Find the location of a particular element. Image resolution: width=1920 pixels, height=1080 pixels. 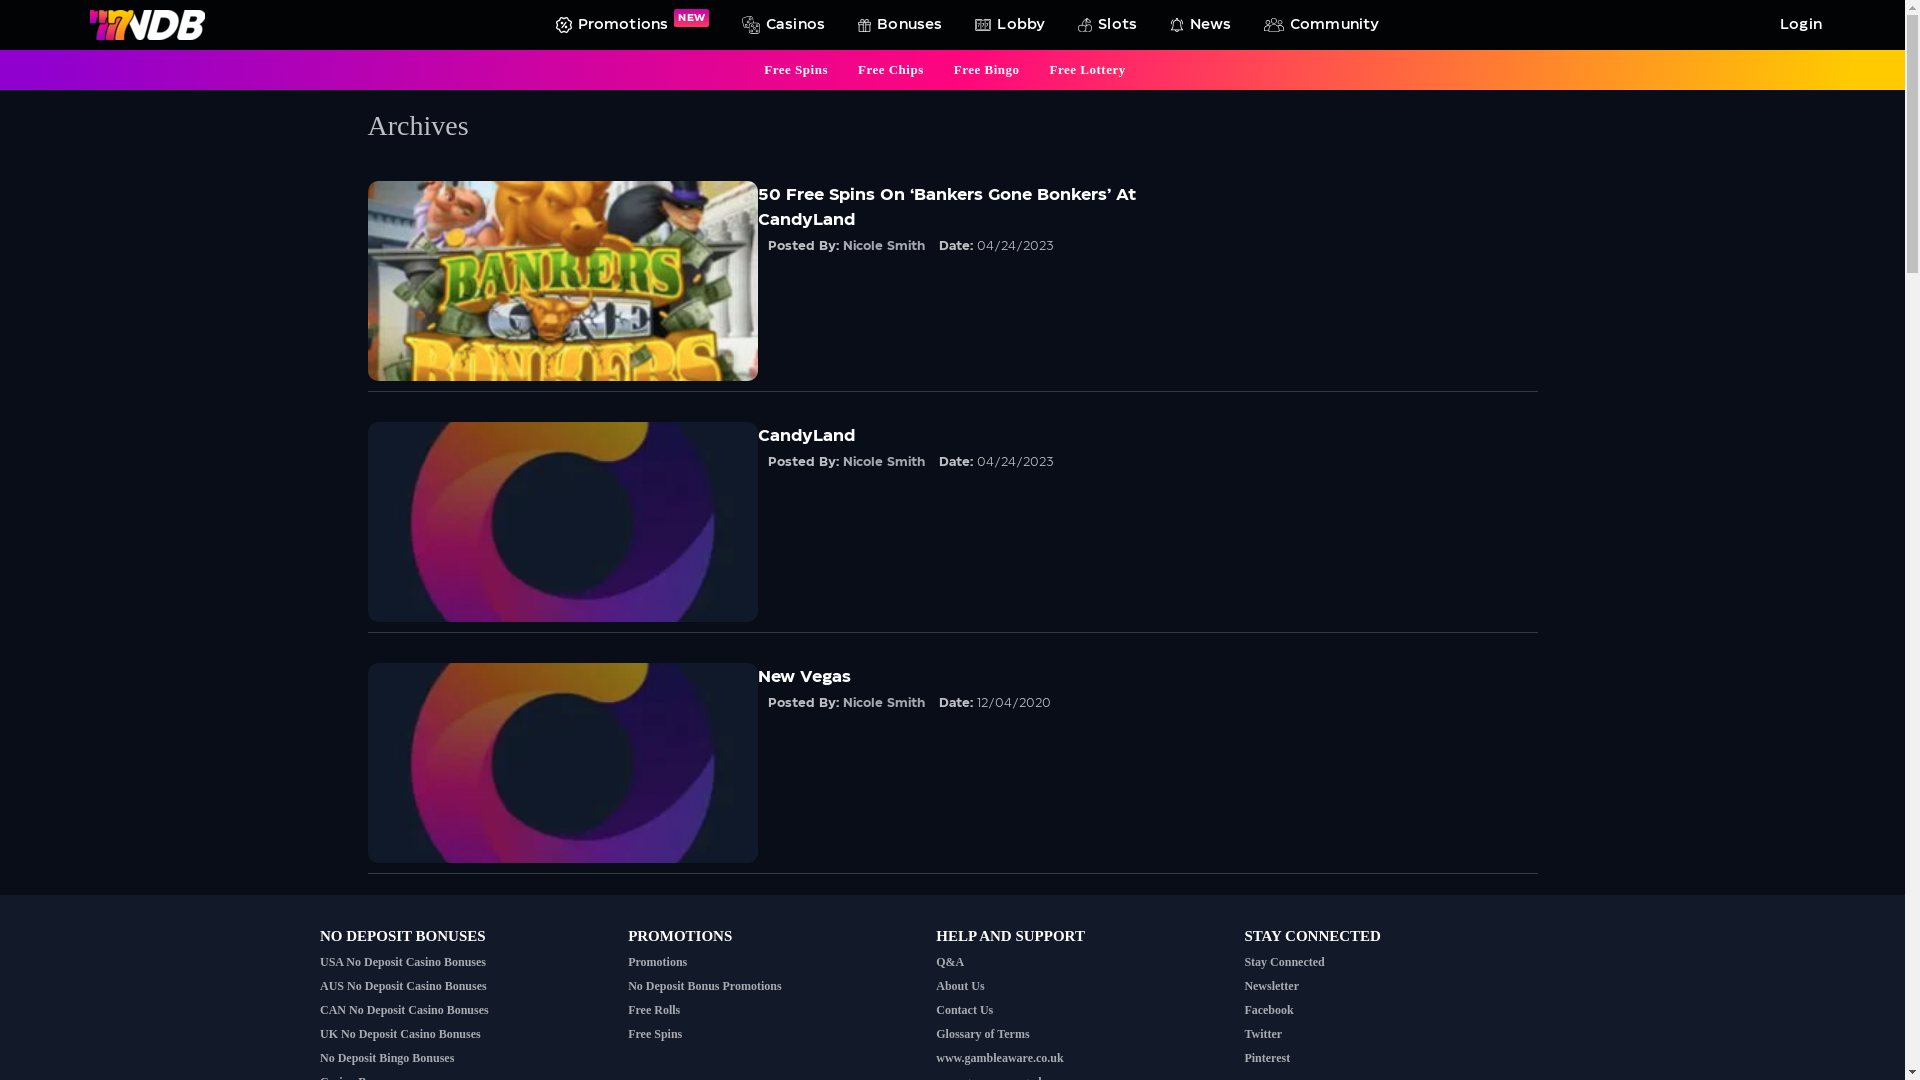

'CAN No Deposit Casino Bonuses' is located at coordinates (403, 1010).